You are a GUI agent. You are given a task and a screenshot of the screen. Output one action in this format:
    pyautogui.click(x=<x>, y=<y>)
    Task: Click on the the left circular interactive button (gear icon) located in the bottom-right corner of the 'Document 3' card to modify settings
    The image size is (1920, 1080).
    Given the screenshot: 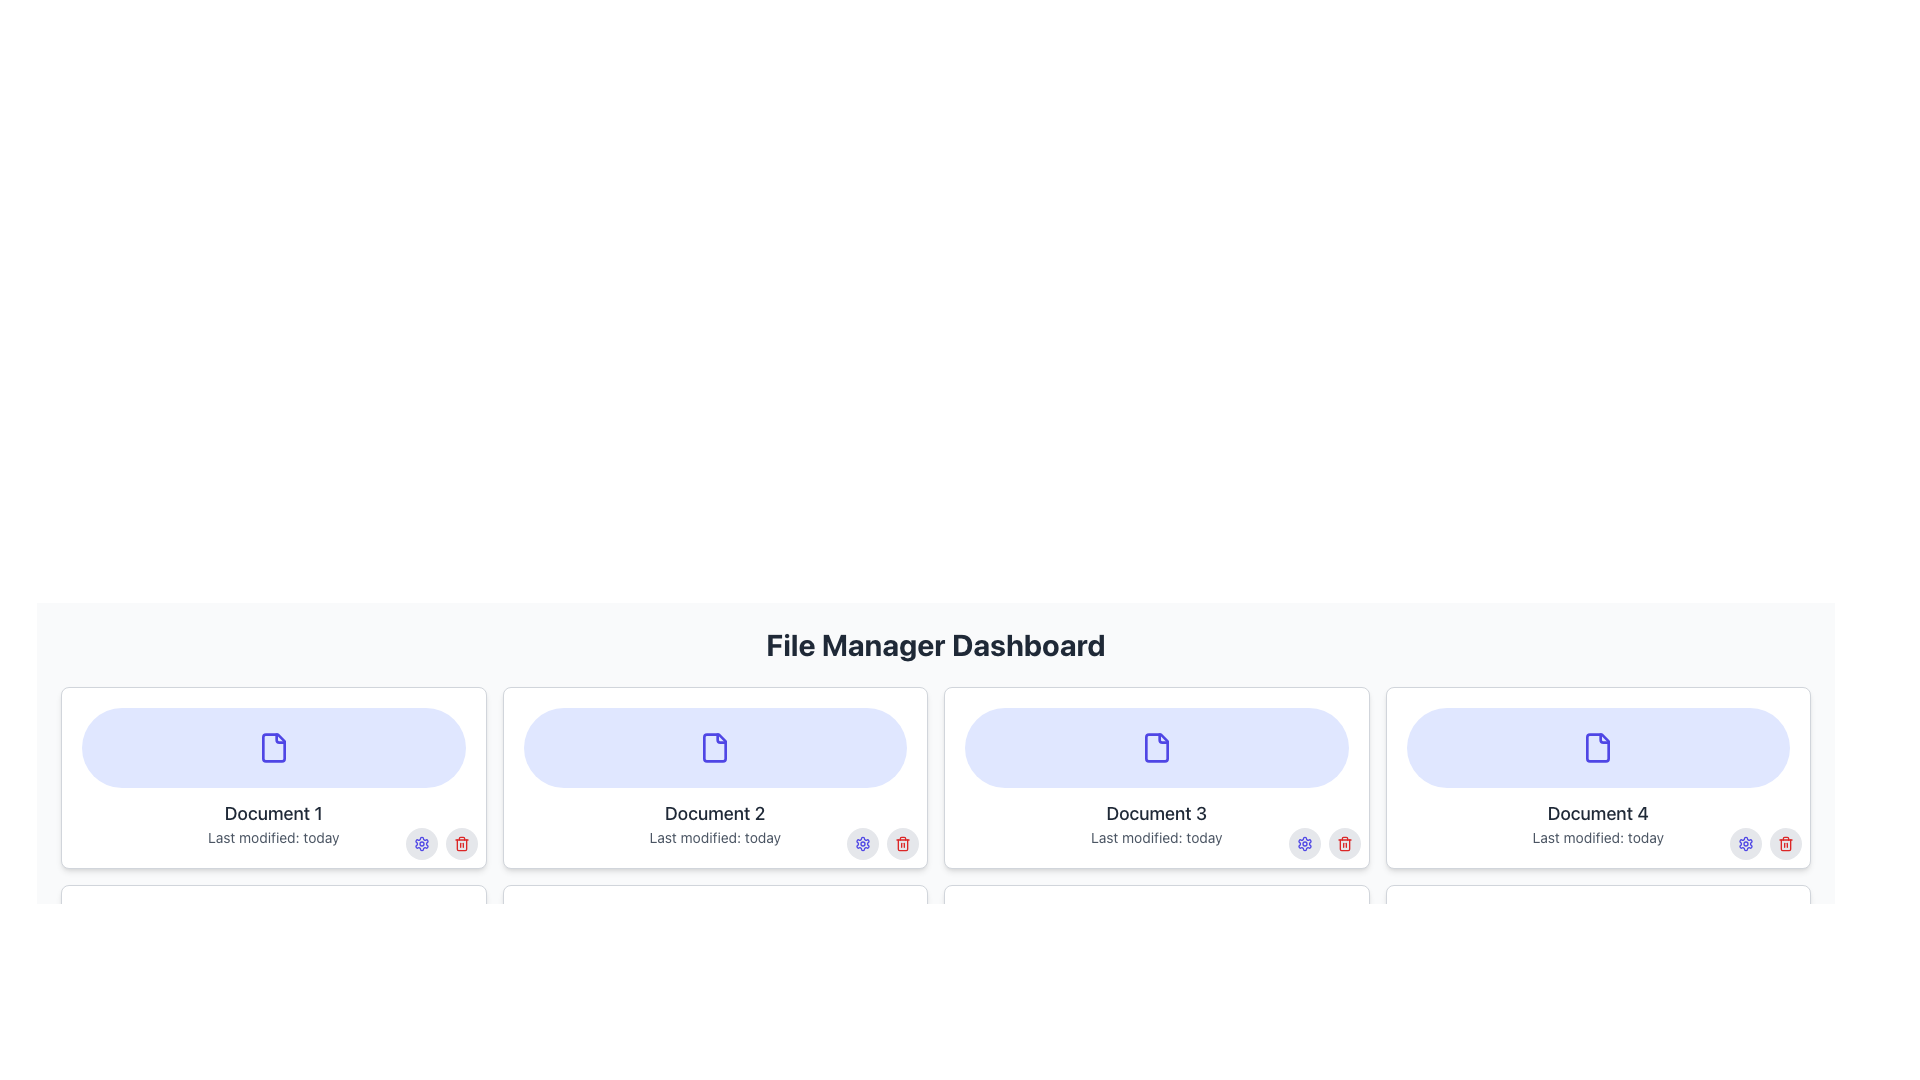 What is the action you would take?
    pyautogui.click(x=1324, y=844)
    